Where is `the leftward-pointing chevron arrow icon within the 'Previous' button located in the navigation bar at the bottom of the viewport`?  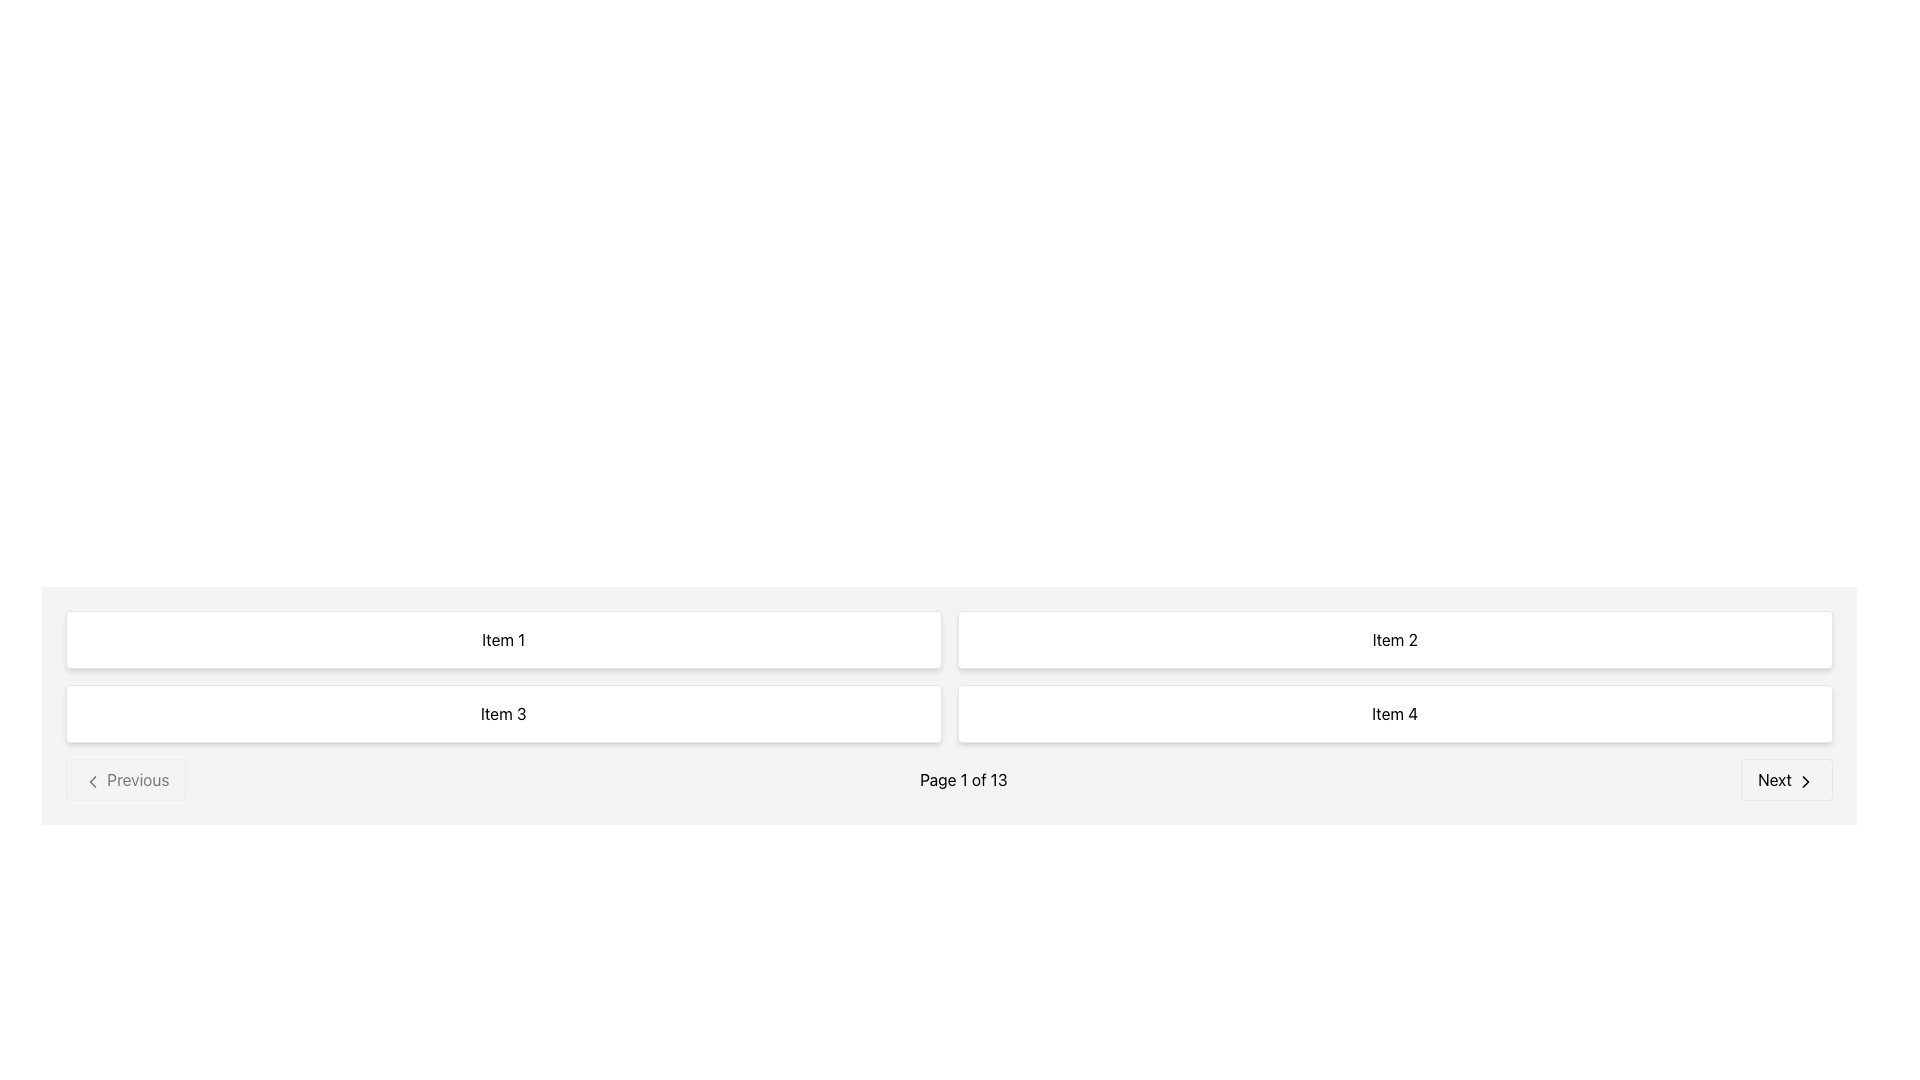 the leftward-pointing chevron arrow icon within the 'Previous' button located in the navigation bar at the bottom of the viewport is located at coordinates (91, 779).